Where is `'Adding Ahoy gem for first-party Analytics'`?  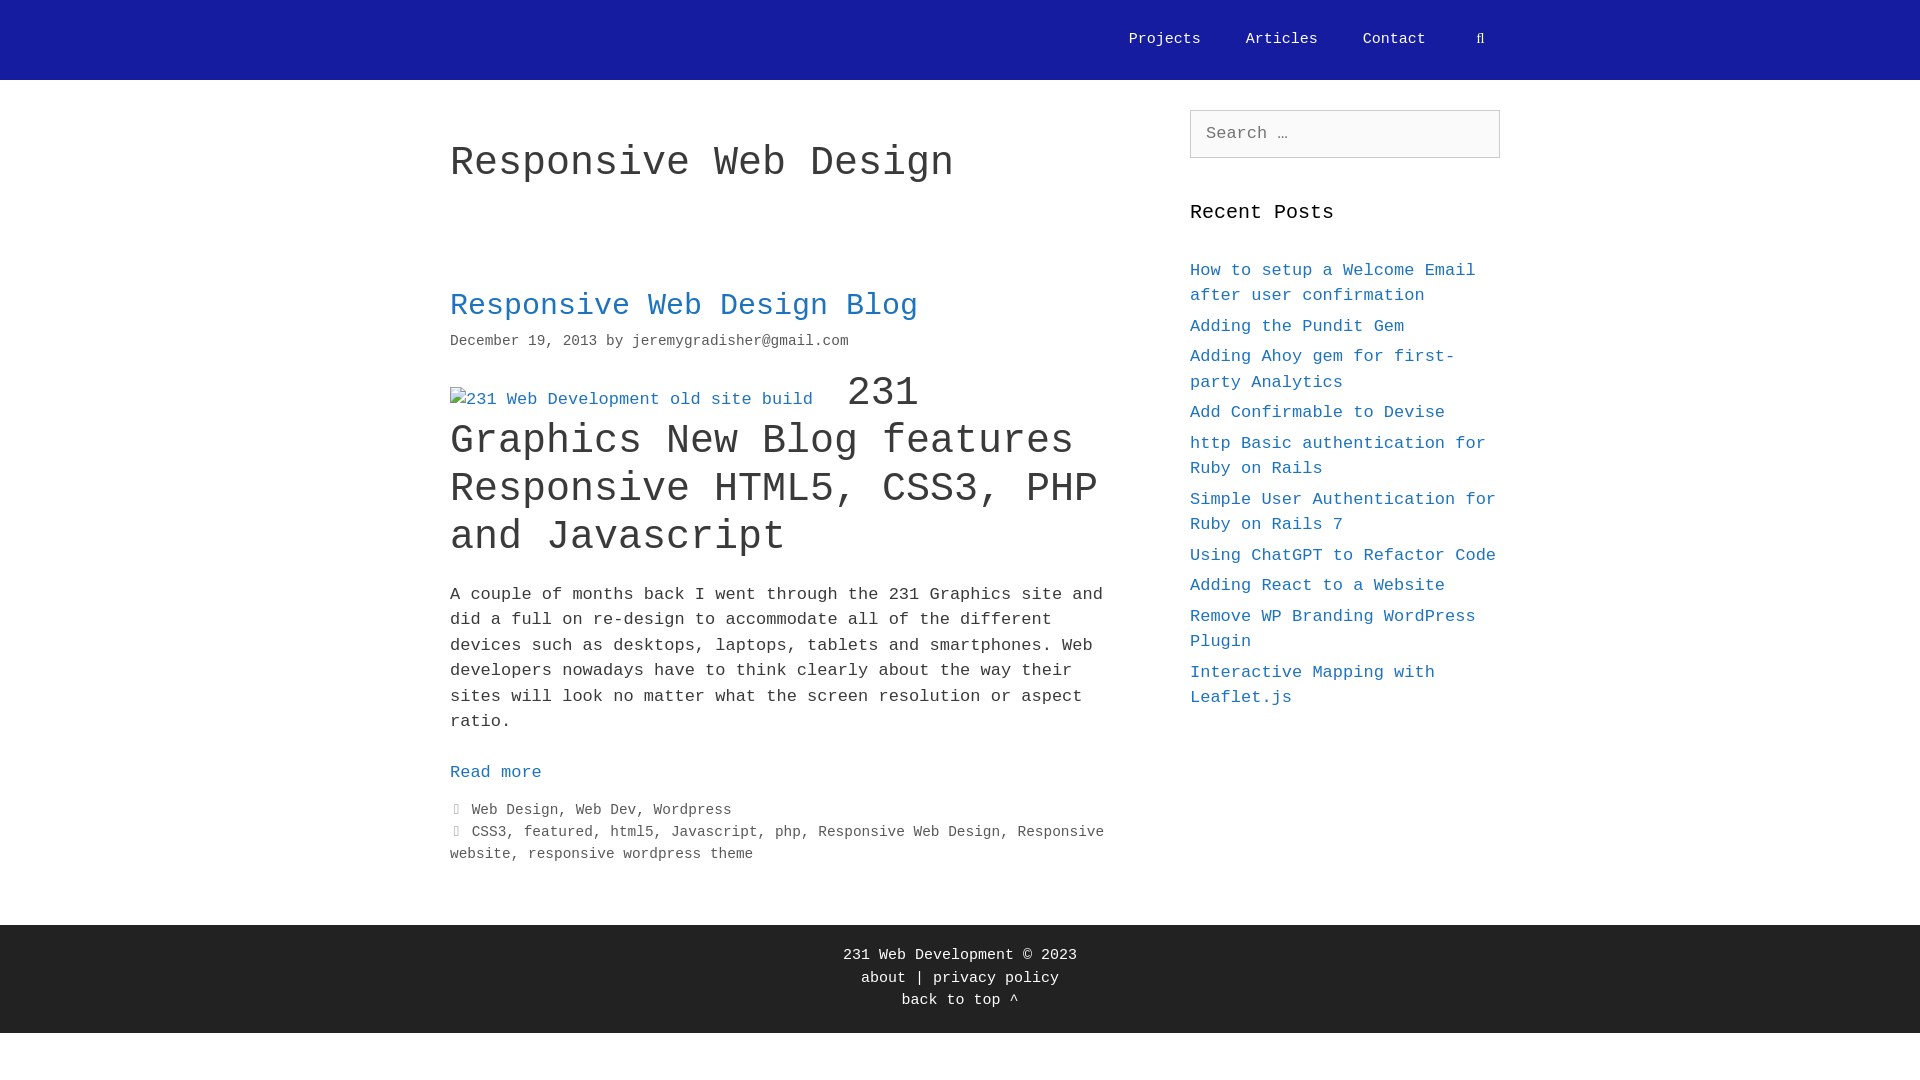 'Adding Ahoy gem for first-party Analytics' is located at coordinates (1322, 369).